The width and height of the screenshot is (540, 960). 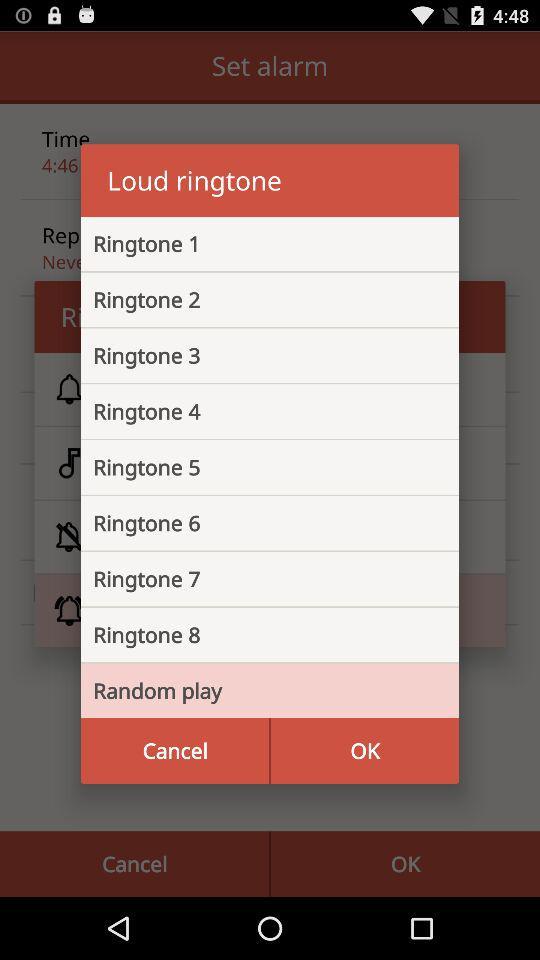 What do you see at coordinates (254, 579) in the screenshot?
I see `the app above ringtone 8` at bounding box center [254, 579].